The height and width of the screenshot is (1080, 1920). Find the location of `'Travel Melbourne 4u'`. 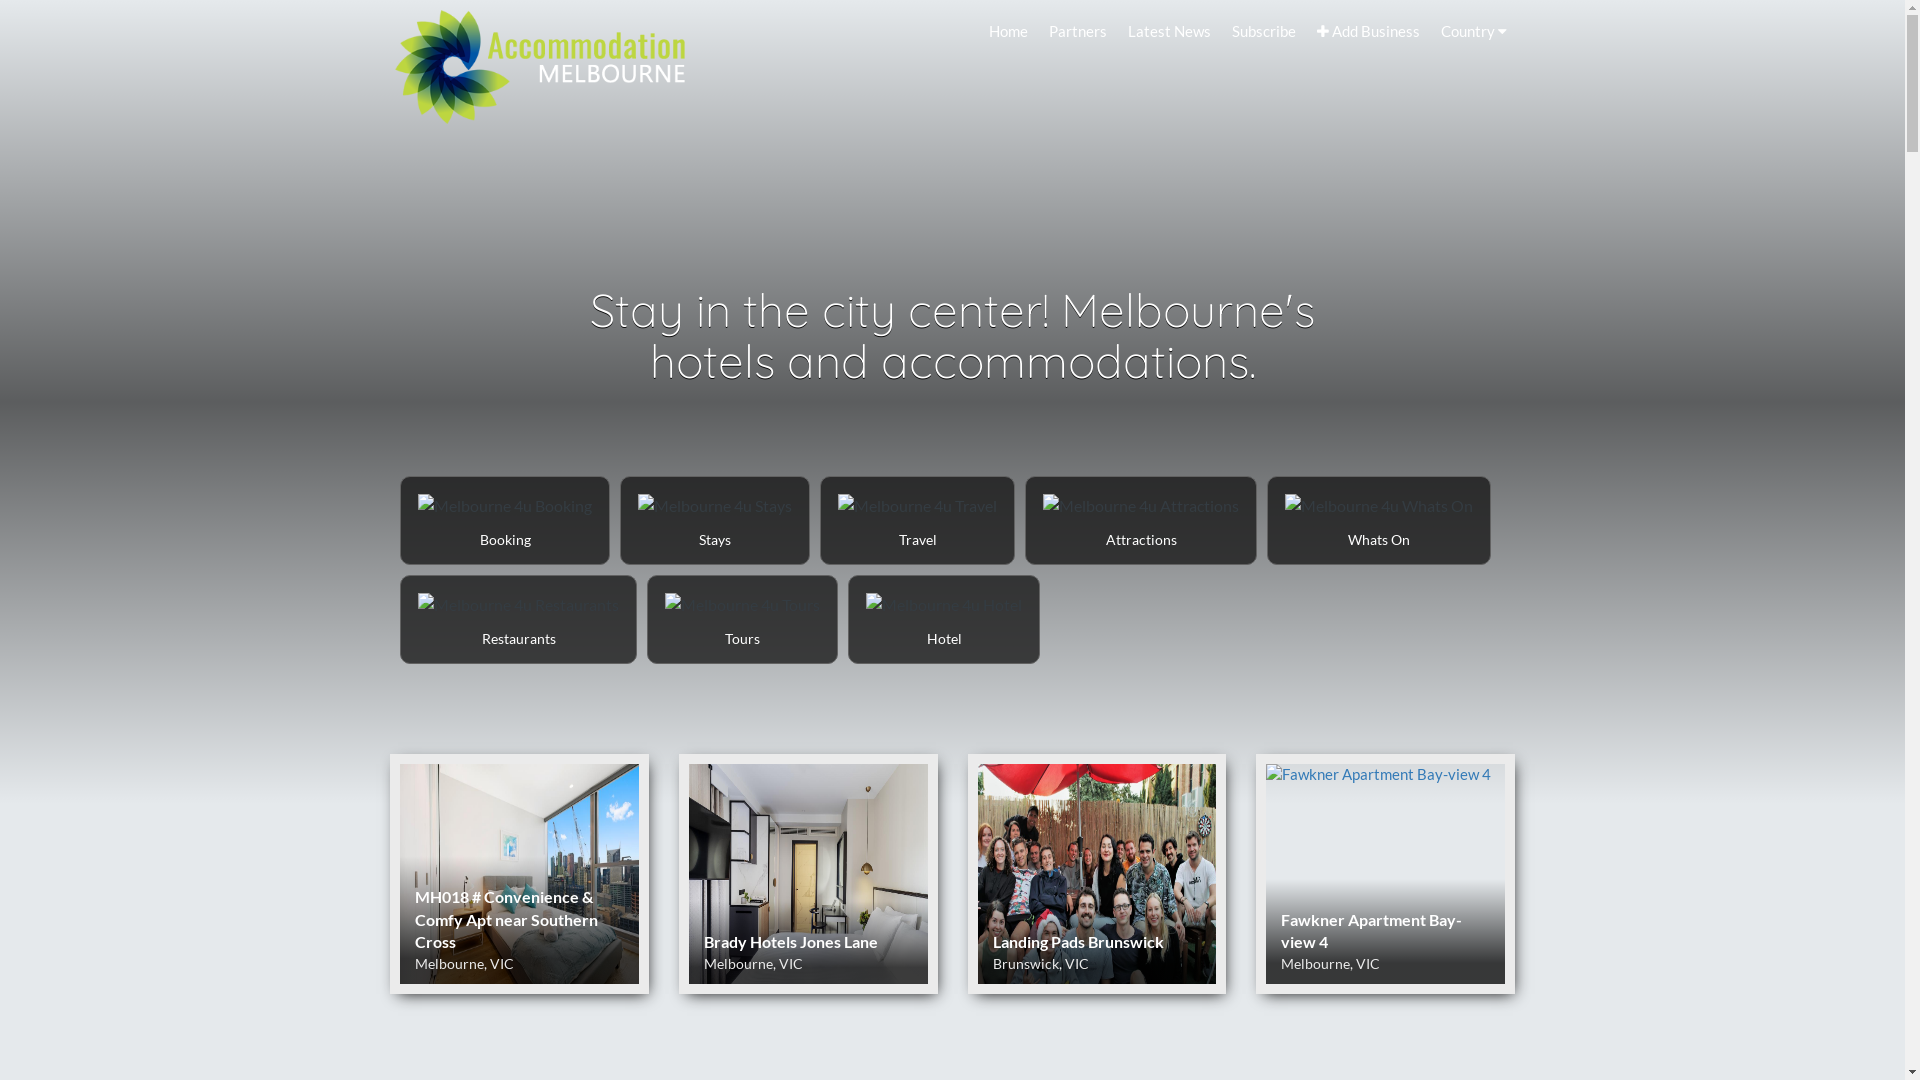

'Travel Melbourne 4u' is located at coordinates (916, 519).